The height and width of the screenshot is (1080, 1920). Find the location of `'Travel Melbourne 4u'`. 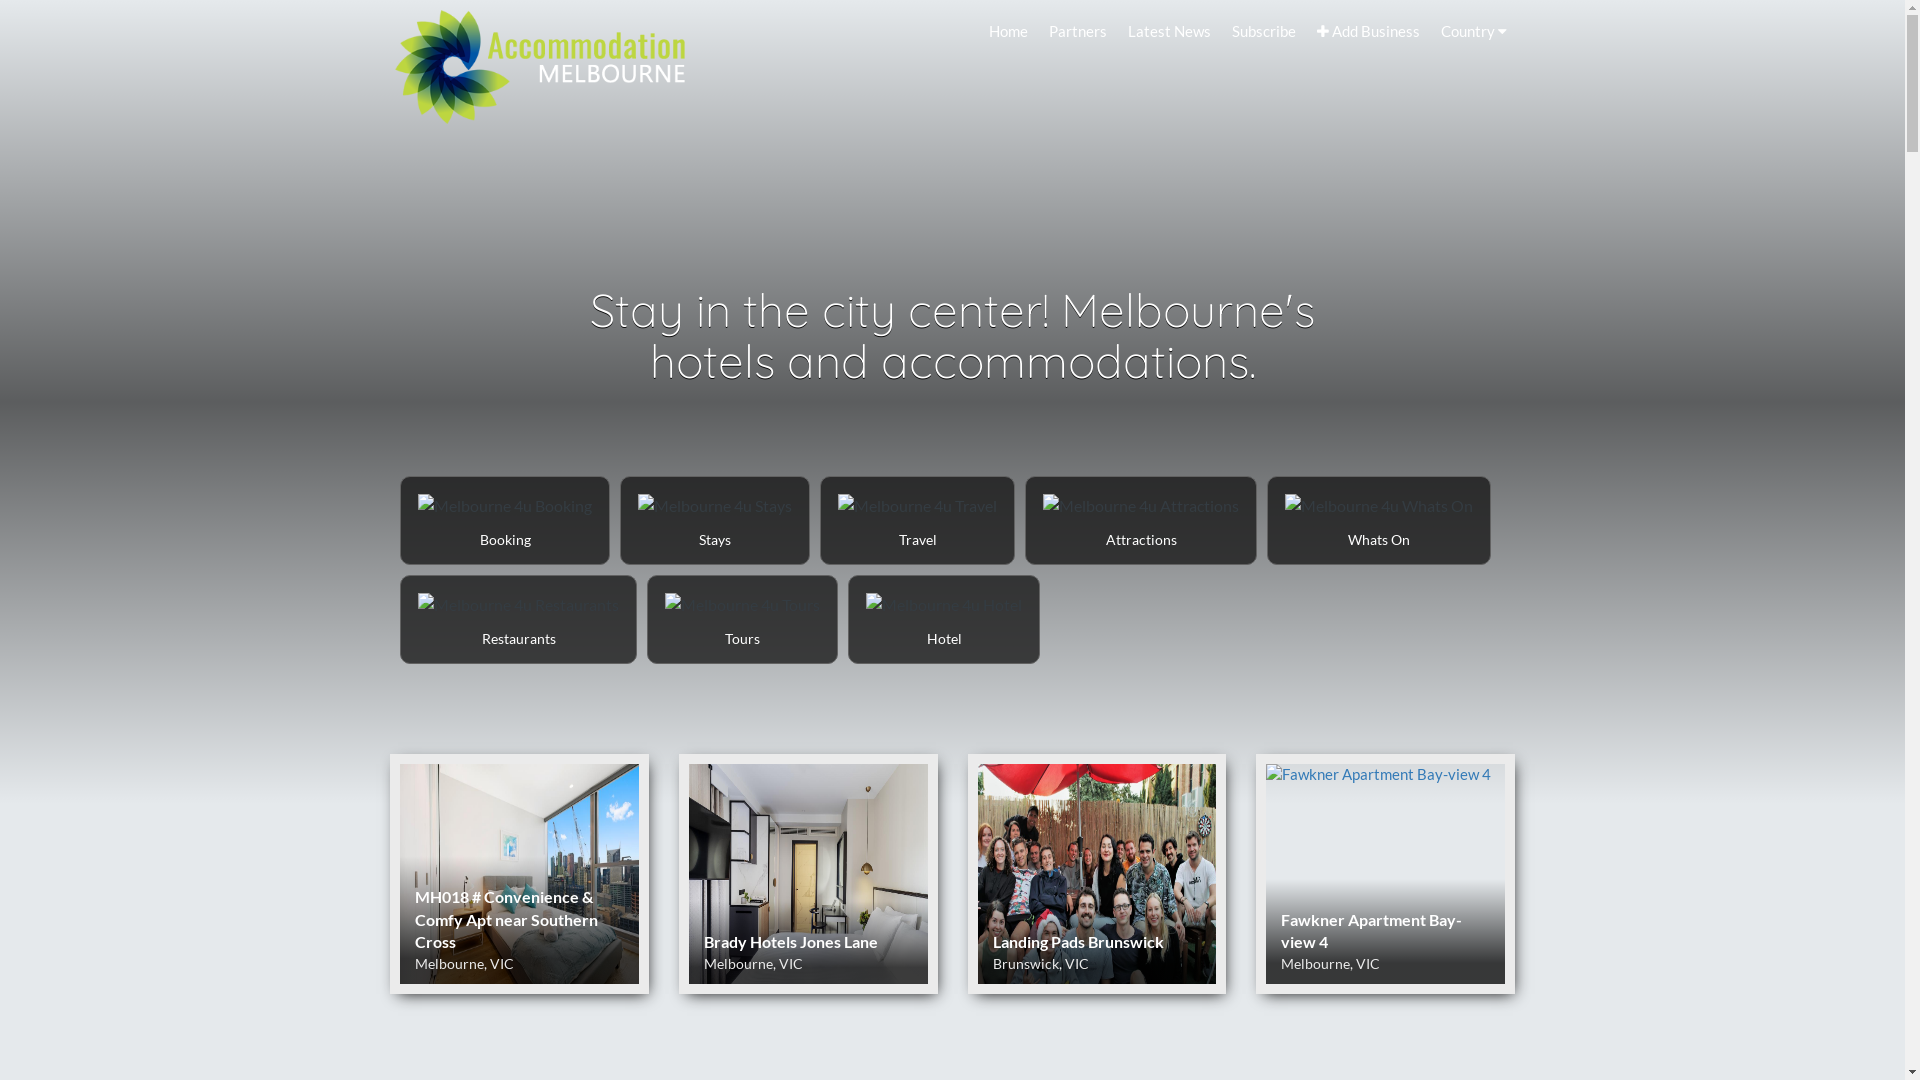

'Travel Melbourne 4u' is located at coordinates (916, 519).